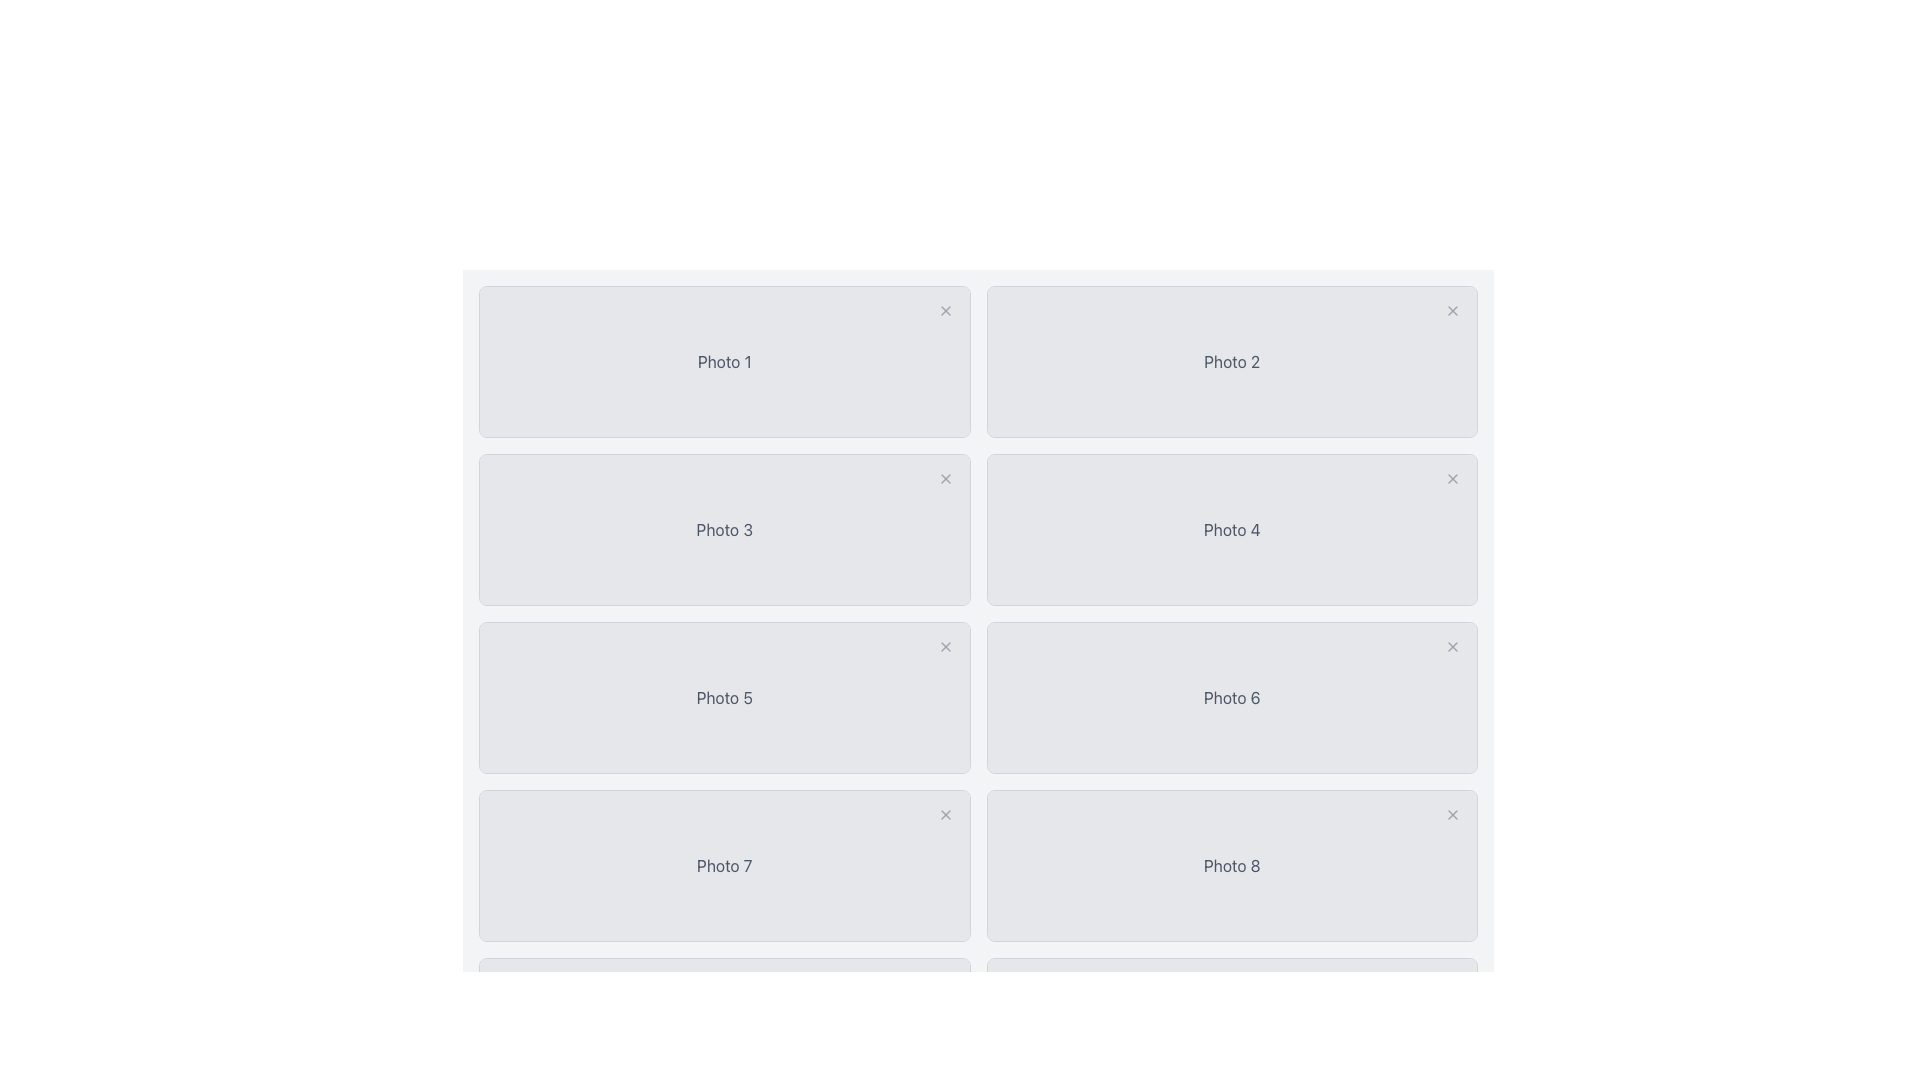 This screenshot has height=1080, width=1920. Describe the element at coordinates (1453, 478) in the screenshot. I see `the close button located in the top-right corner of the 'Photo 4' card` at that location.